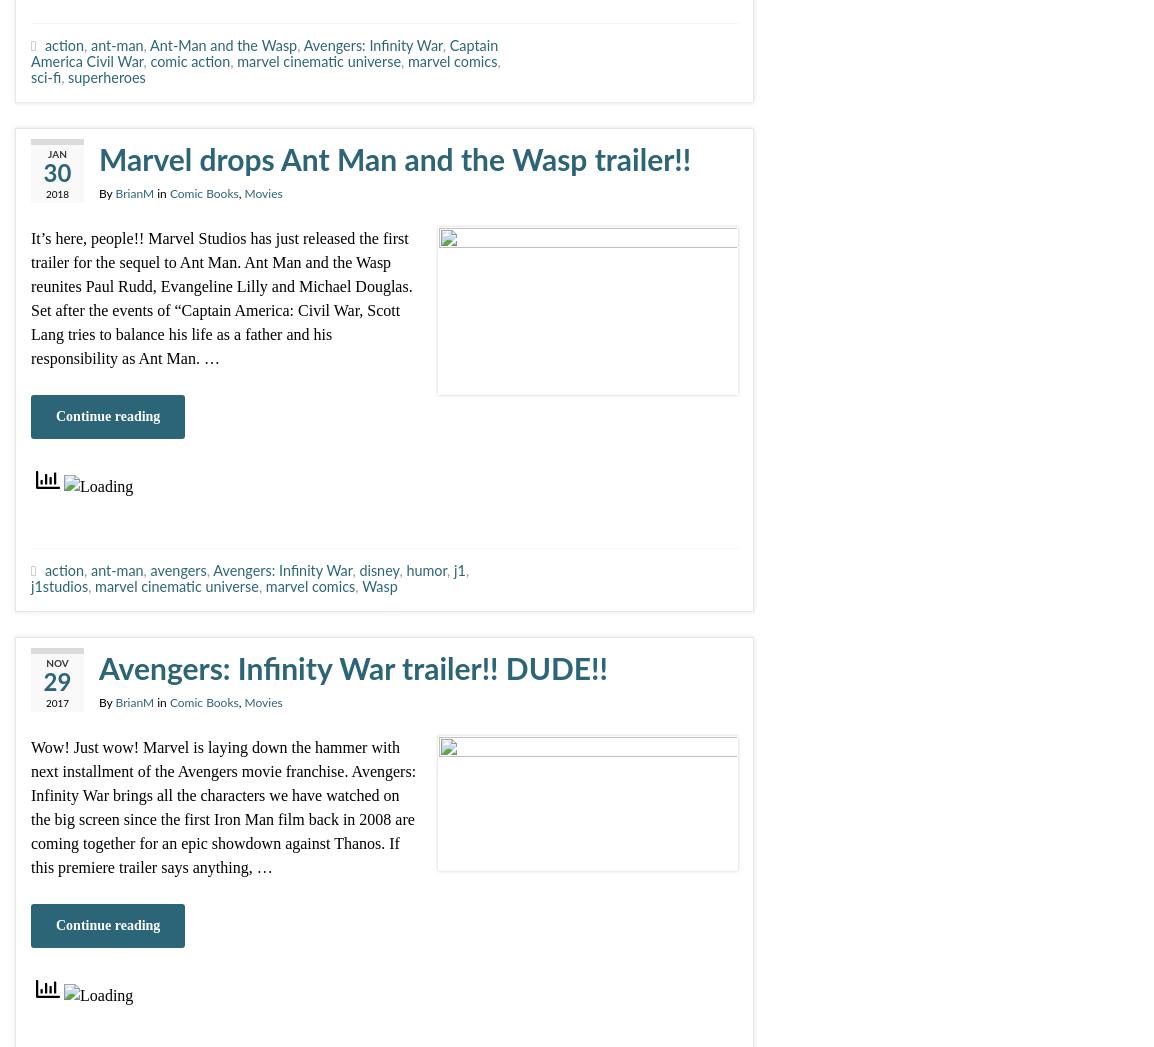  I want to click on 'Avengers: Infinity War trailer!! DUDE!!', so click(353, 670).